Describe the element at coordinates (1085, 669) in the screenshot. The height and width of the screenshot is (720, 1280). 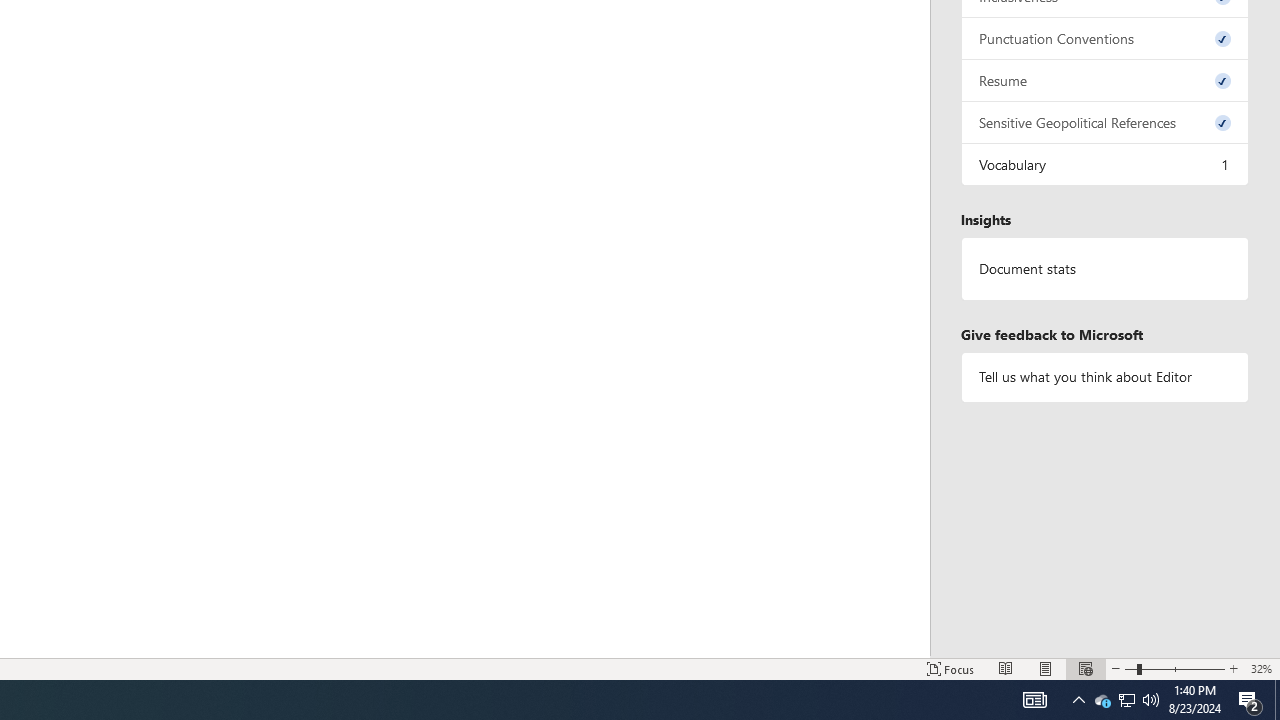
I see `'Web Layout'` at that location.